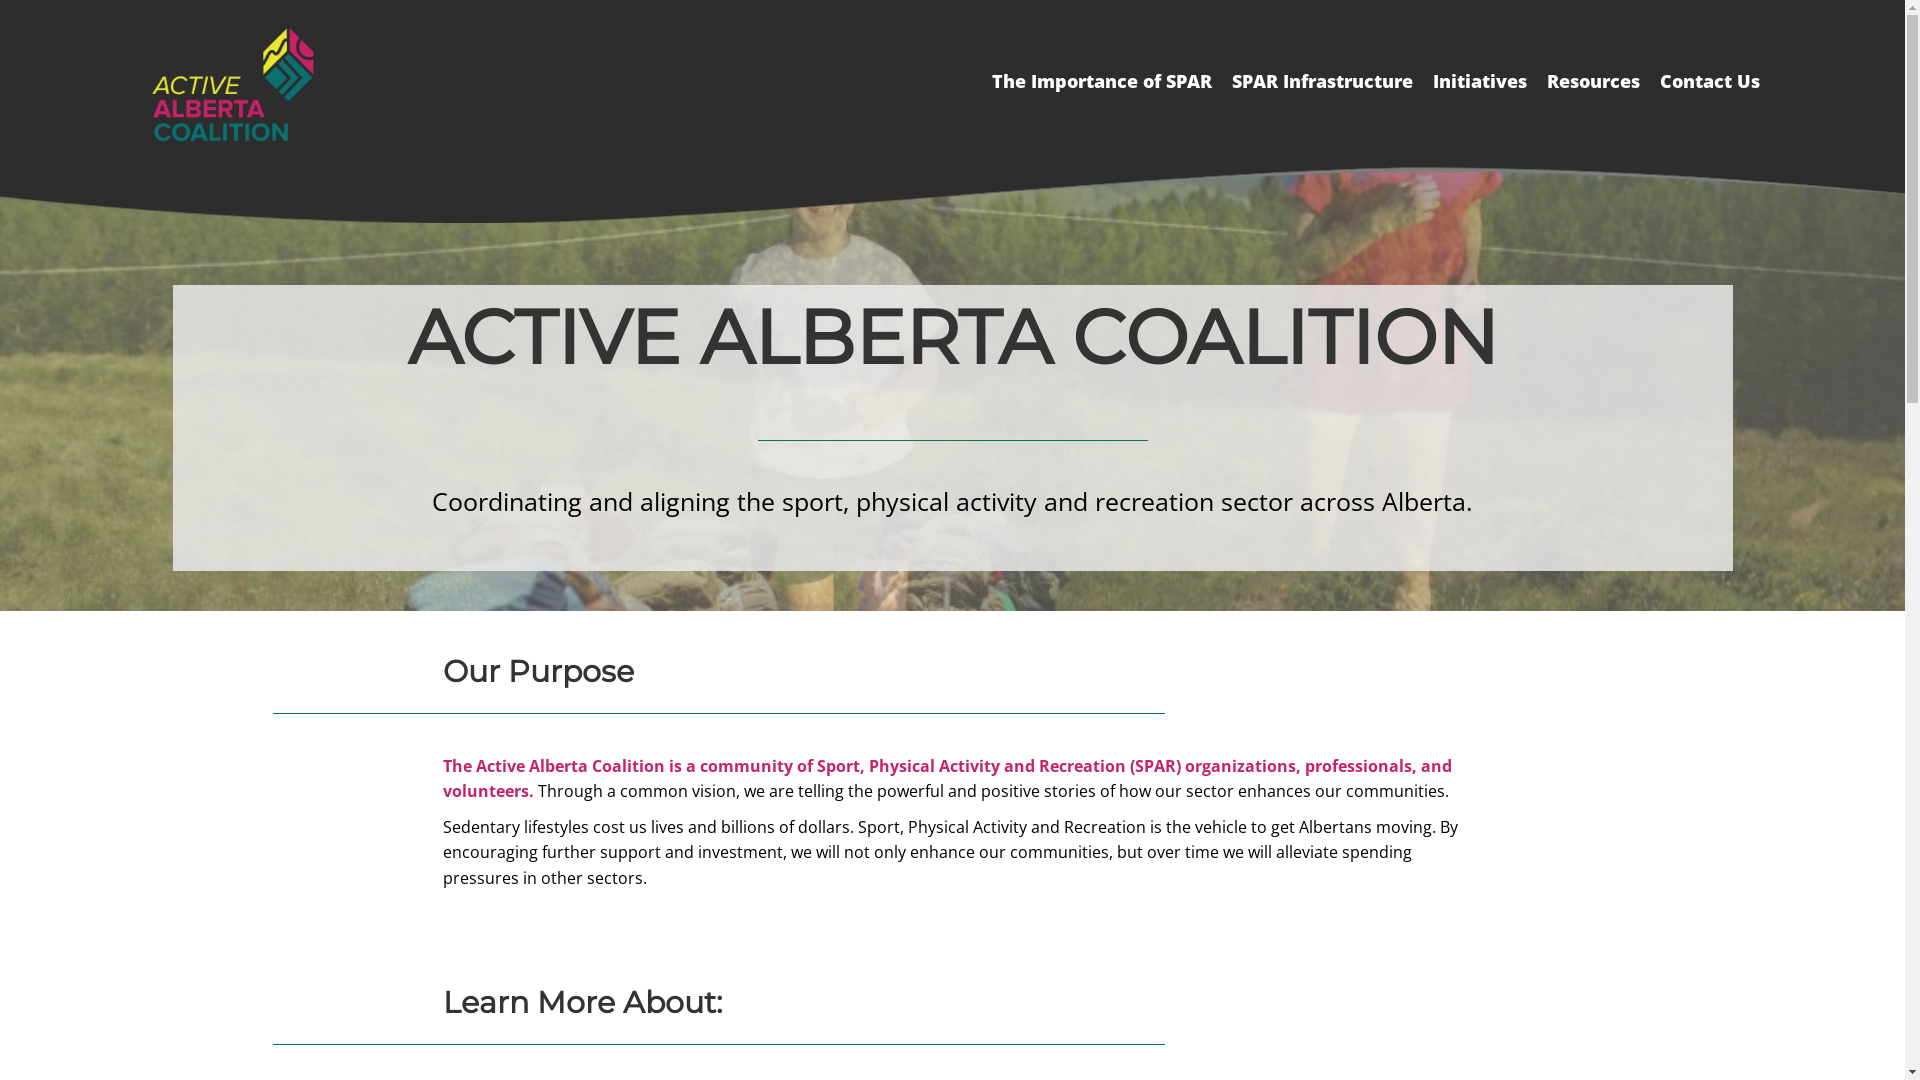  What do you see at coordinates (1592, 80) in the screenshot?
I see `'Resources'` at bounding box center [1592, 80].